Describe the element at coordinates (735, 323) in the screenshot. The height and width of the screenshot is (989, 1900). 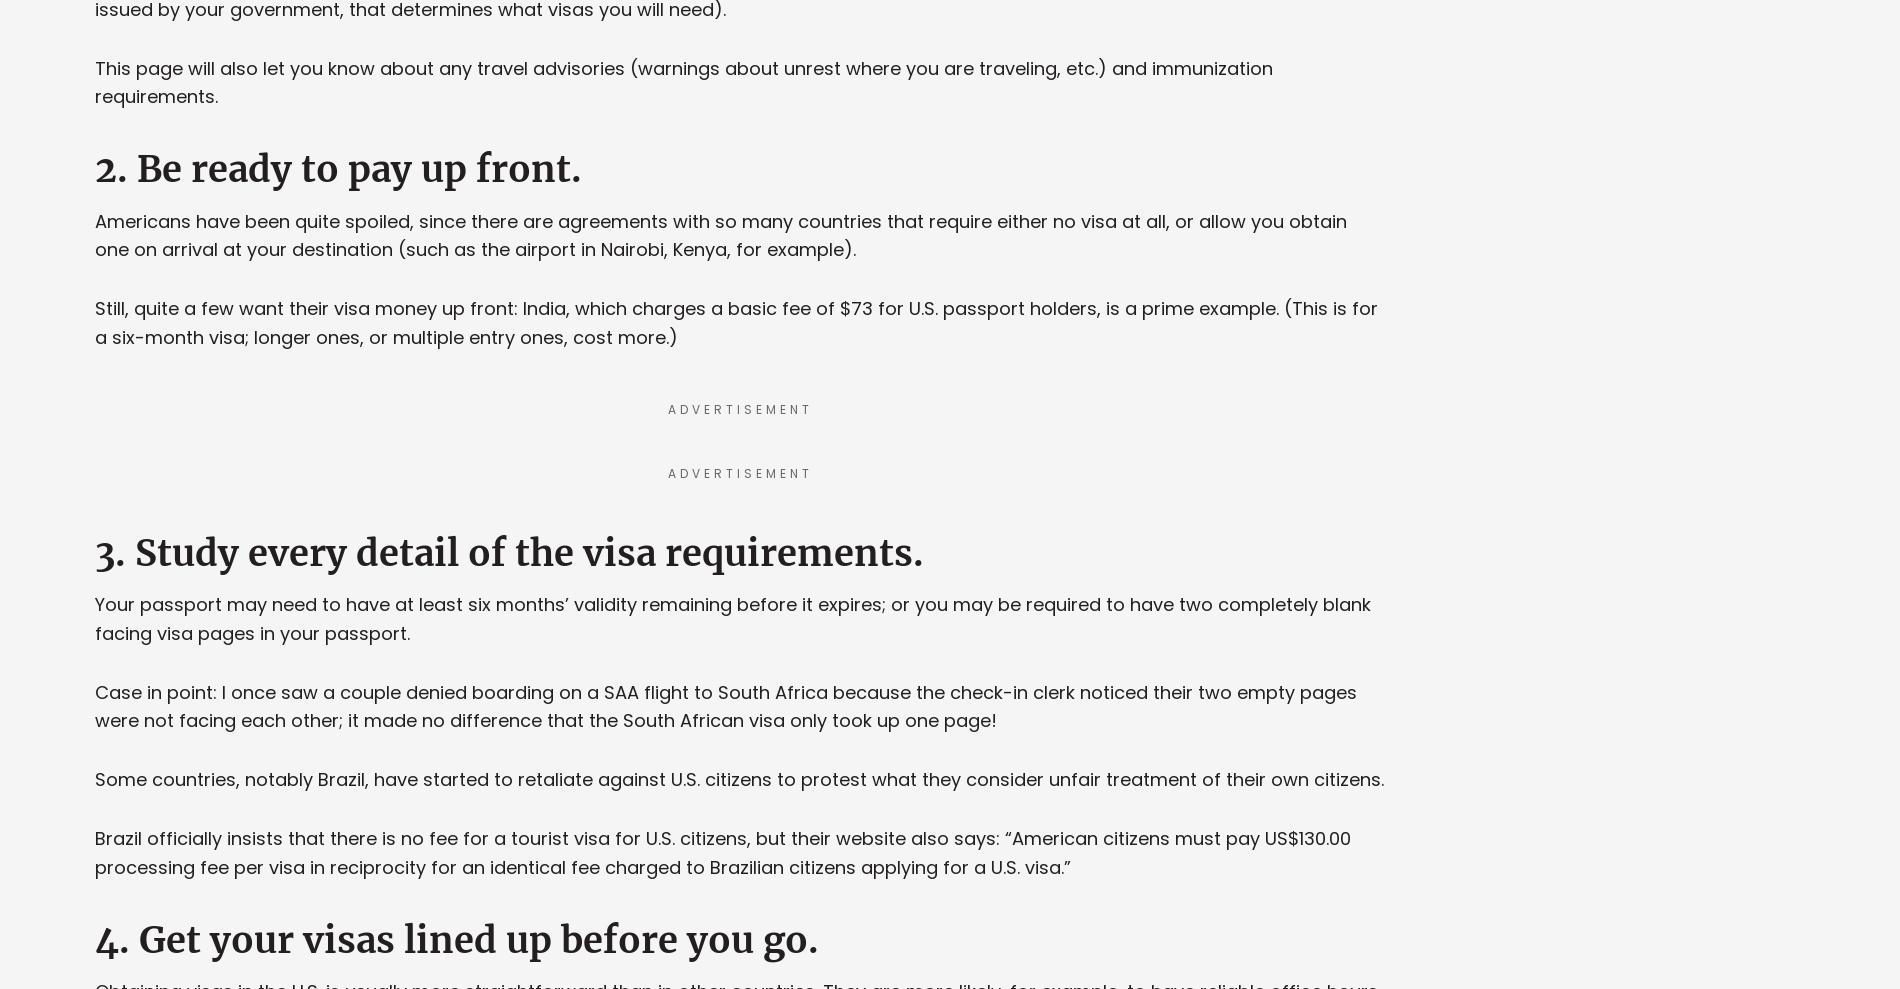
I see `'Still, quite a few want their visa money up front: India, which charges a basic fee of $73 for U.S. passport holders, is a prime example. (This is for a six-month visa; longer ones, or multiple entry ones, cost more.)'` at that location.